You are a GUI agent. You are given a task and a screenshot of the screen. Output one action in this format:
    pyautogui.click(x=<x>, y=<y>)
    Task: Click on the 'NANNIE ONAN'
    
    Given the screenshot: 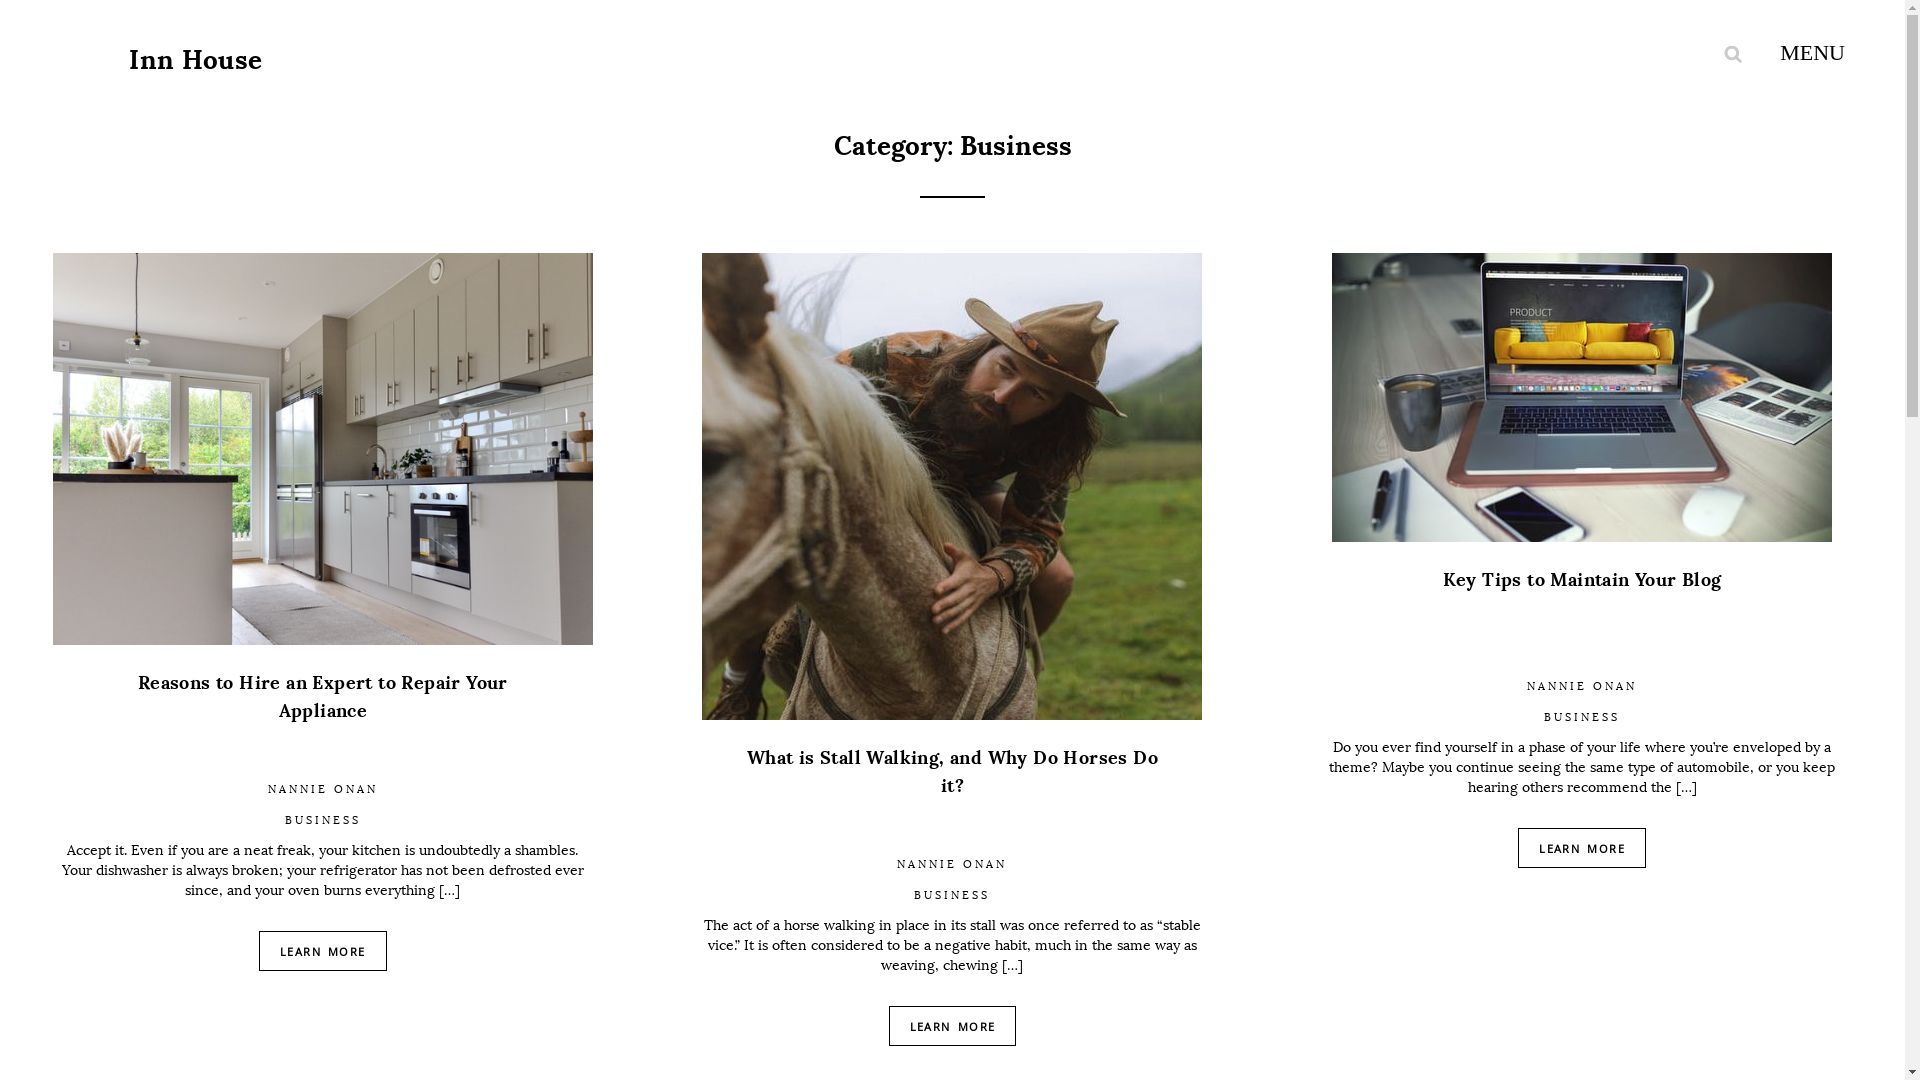 What is the action you would take?
    pyautogui.click(x=950, y=863)
    